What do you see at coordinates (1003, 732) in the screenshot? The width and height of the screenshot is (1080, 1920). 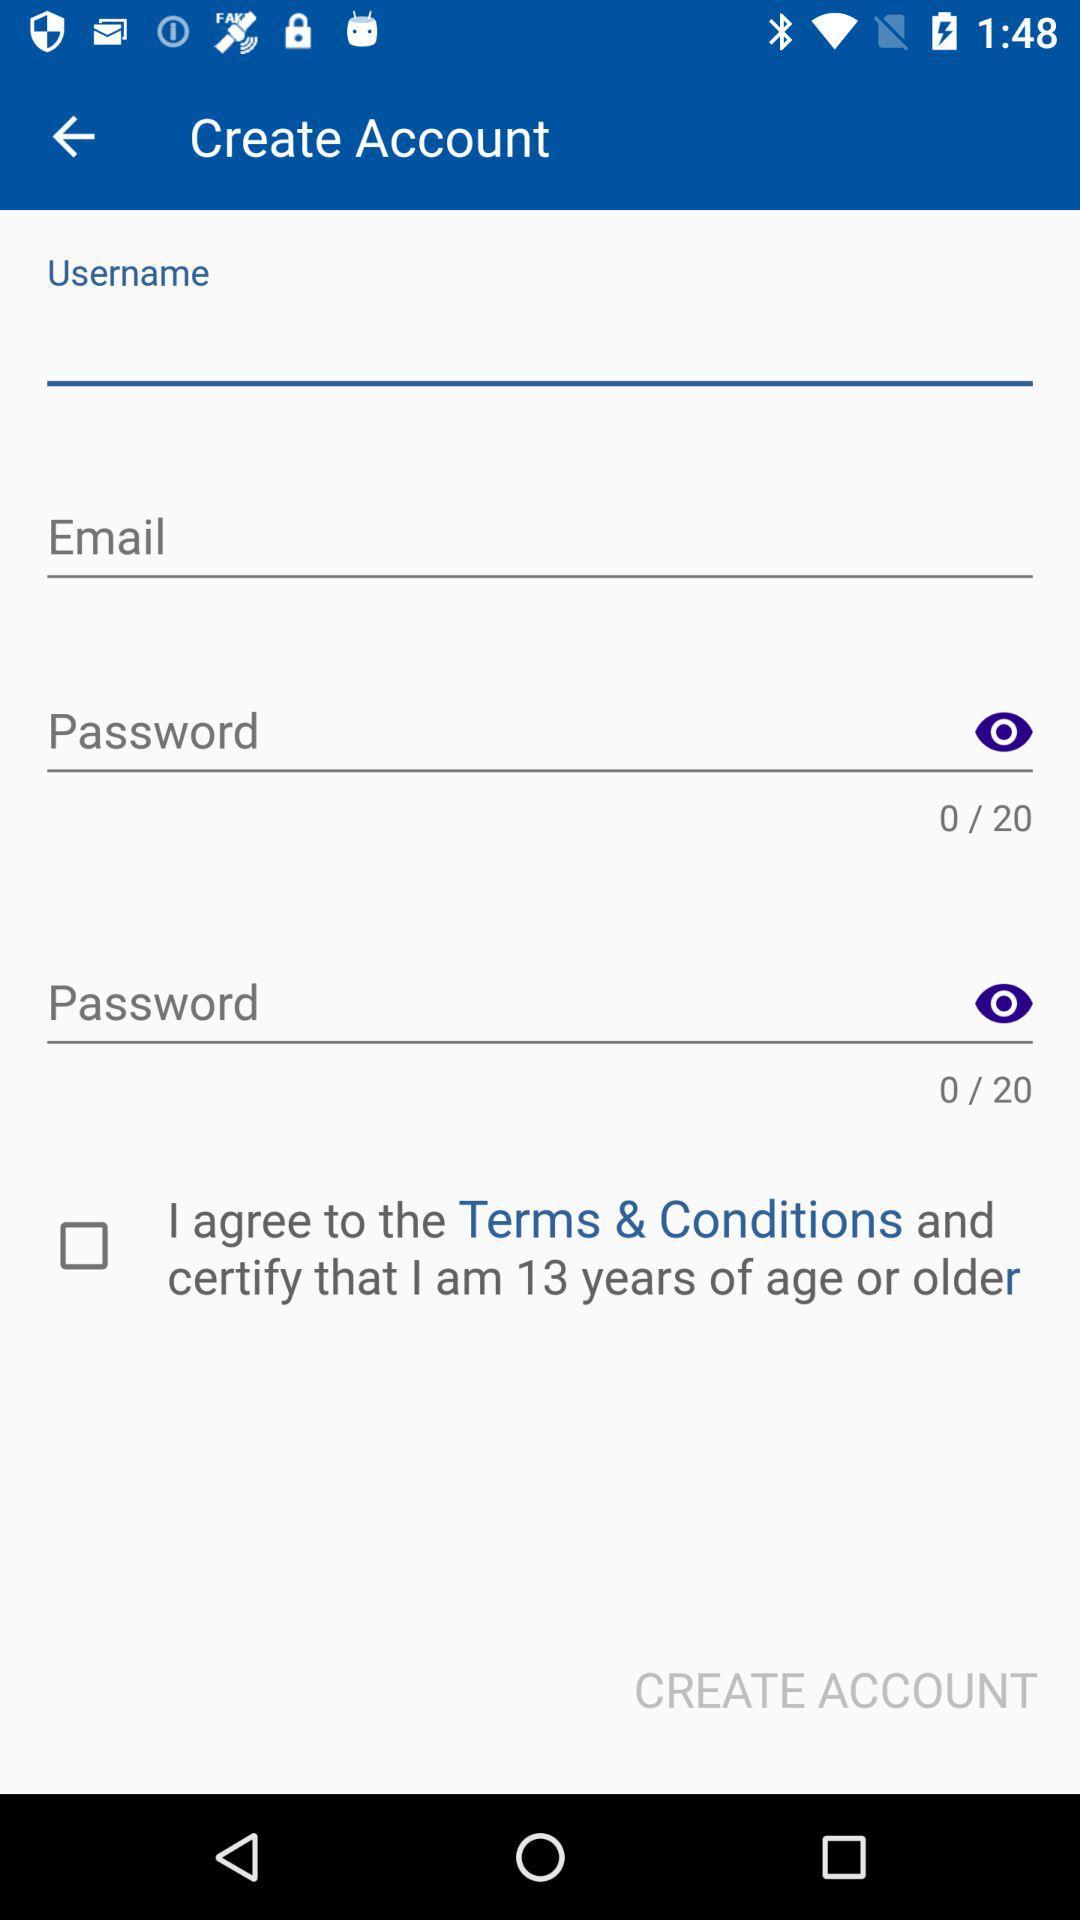 I see `show text` at bounding box center [1003, 732].